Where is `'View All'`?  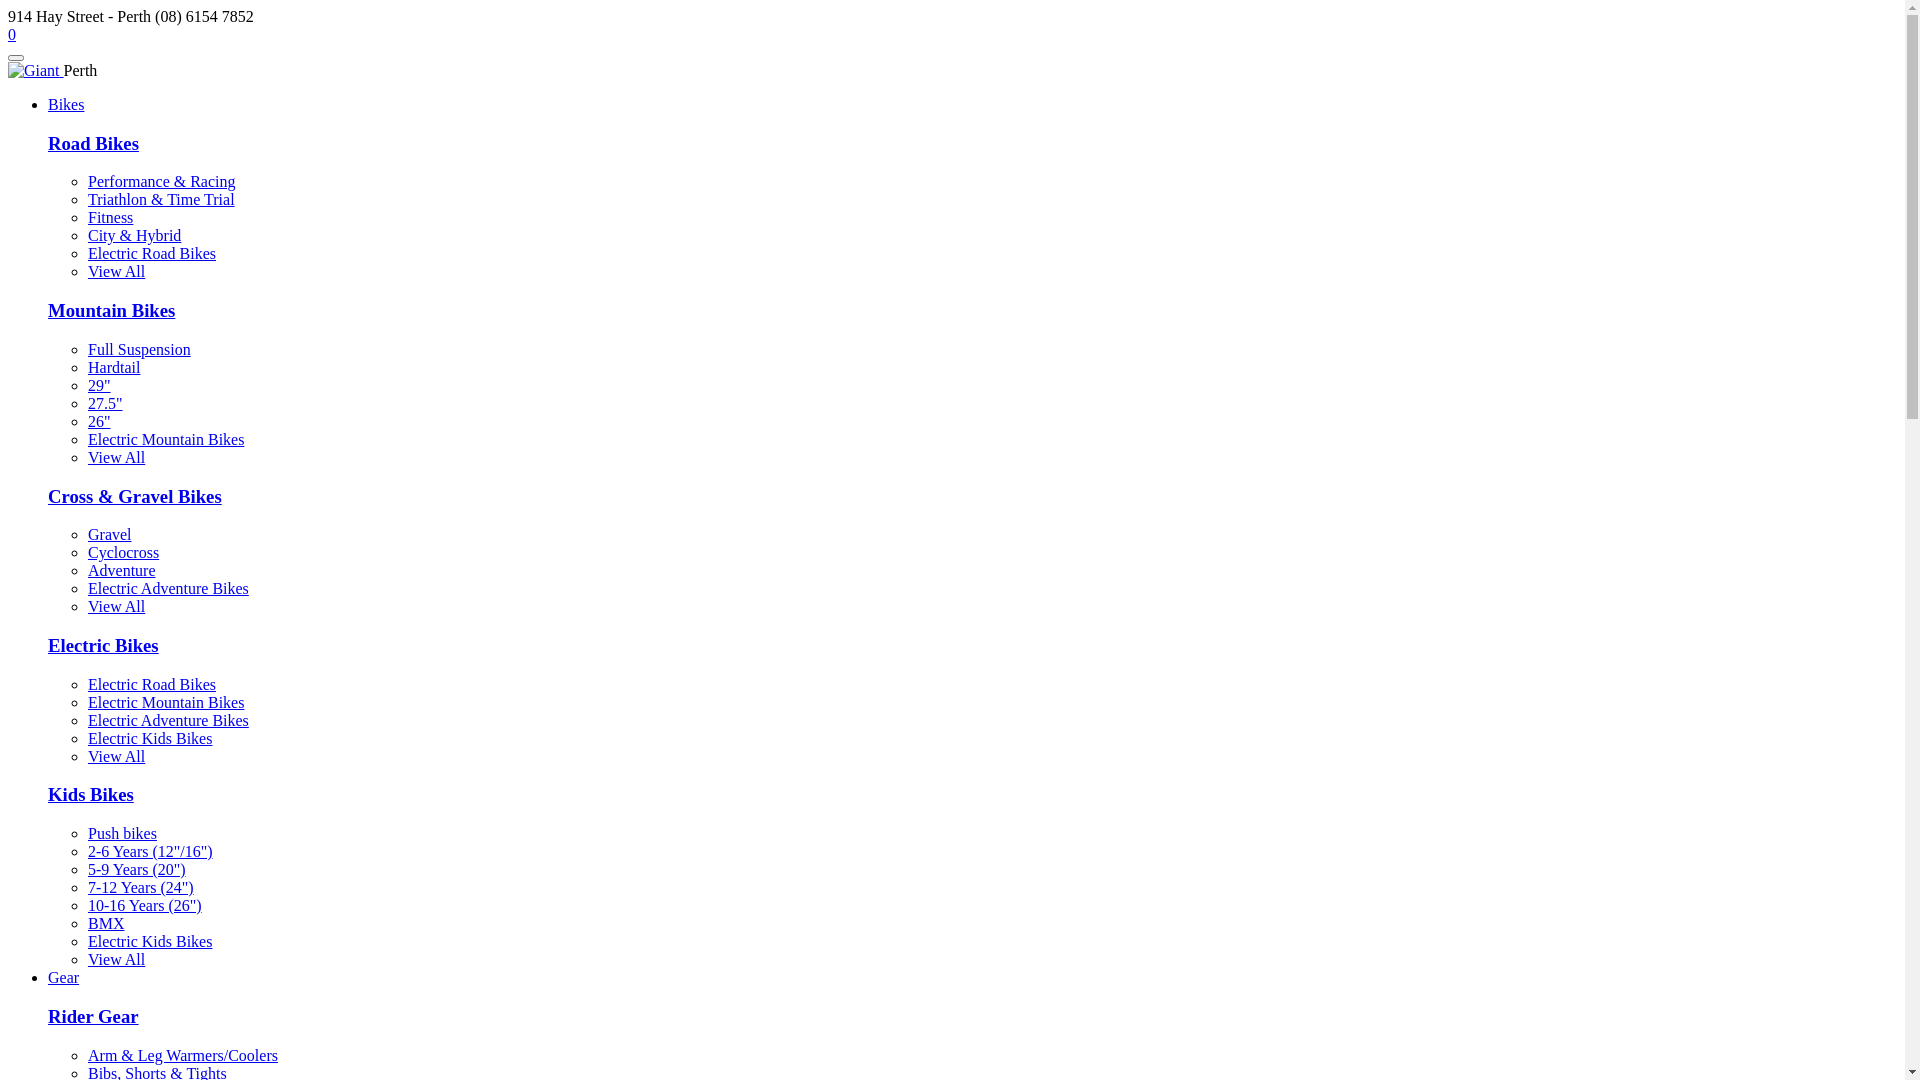 'View All' is located at coordinates (115, 605).